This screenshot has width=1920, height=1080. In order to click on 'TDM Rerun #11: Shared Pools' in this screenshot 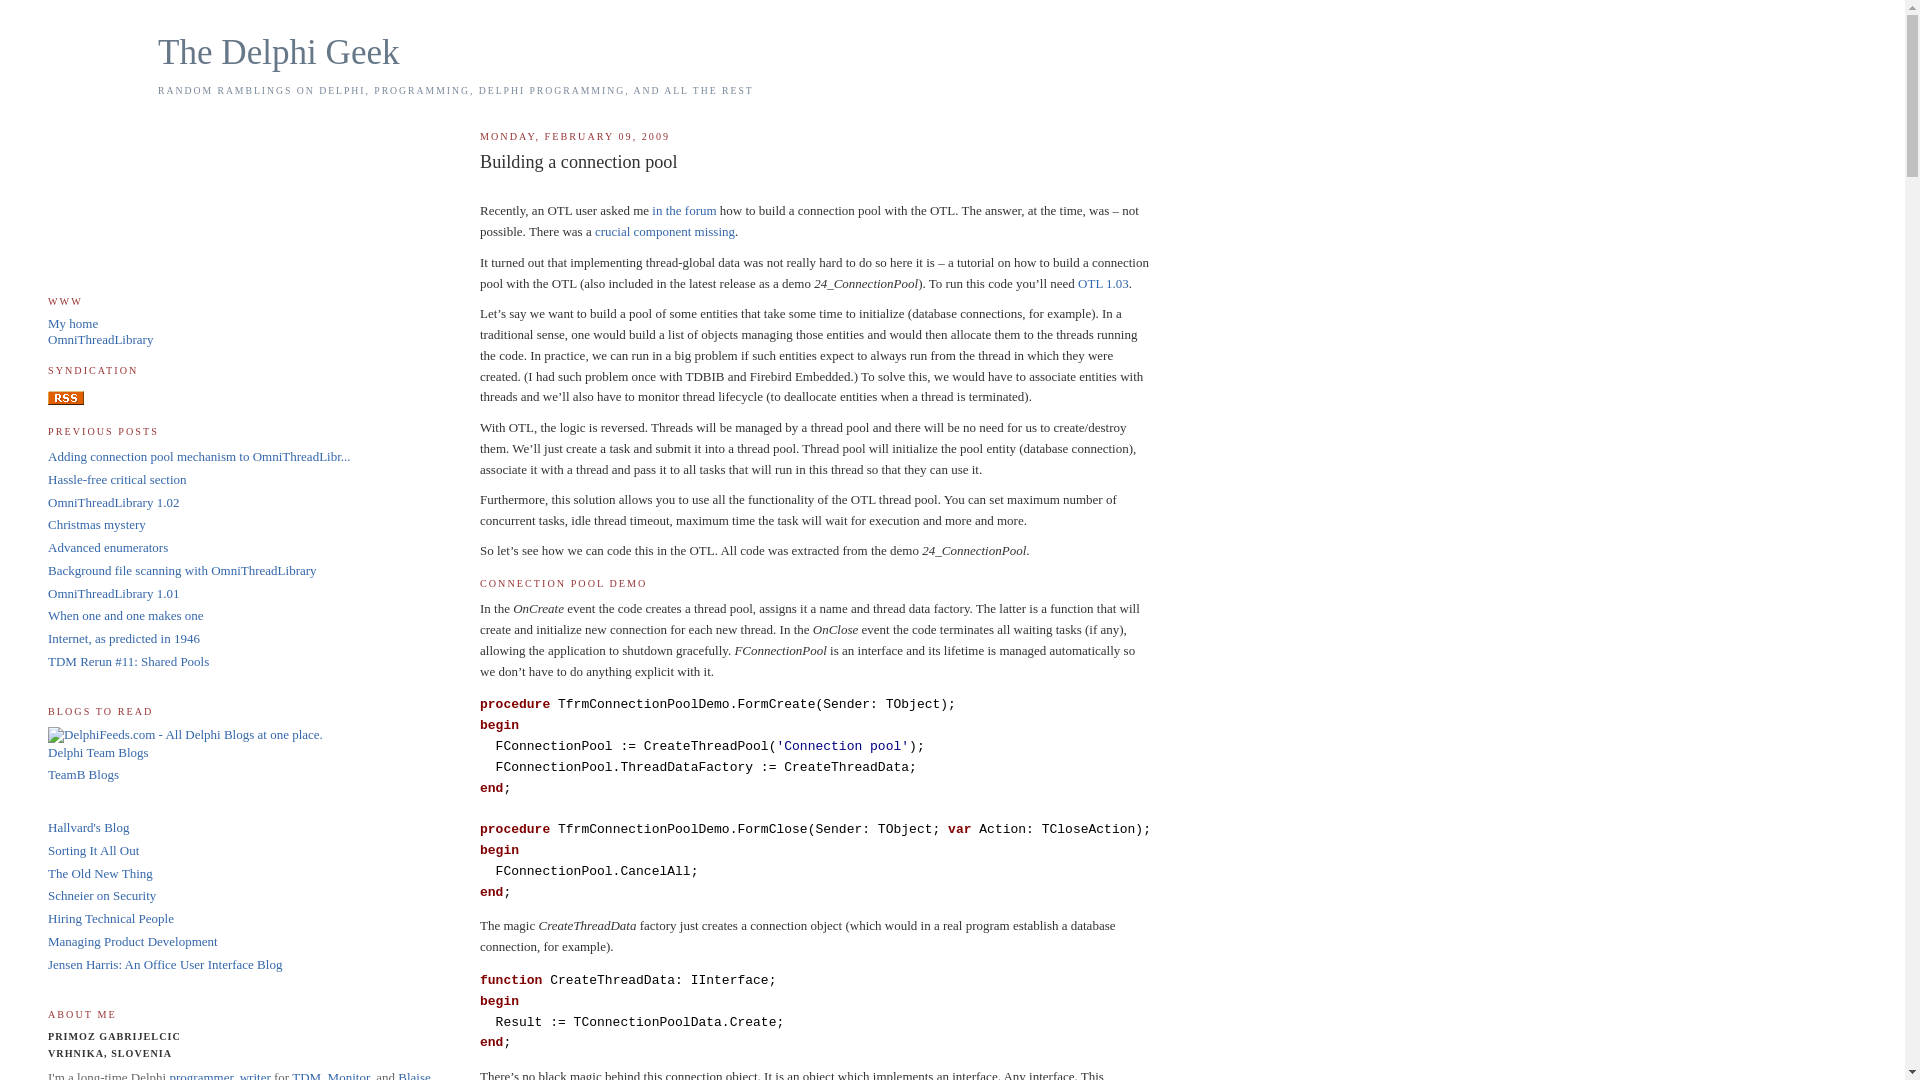, I will do `click(127, 661)`.